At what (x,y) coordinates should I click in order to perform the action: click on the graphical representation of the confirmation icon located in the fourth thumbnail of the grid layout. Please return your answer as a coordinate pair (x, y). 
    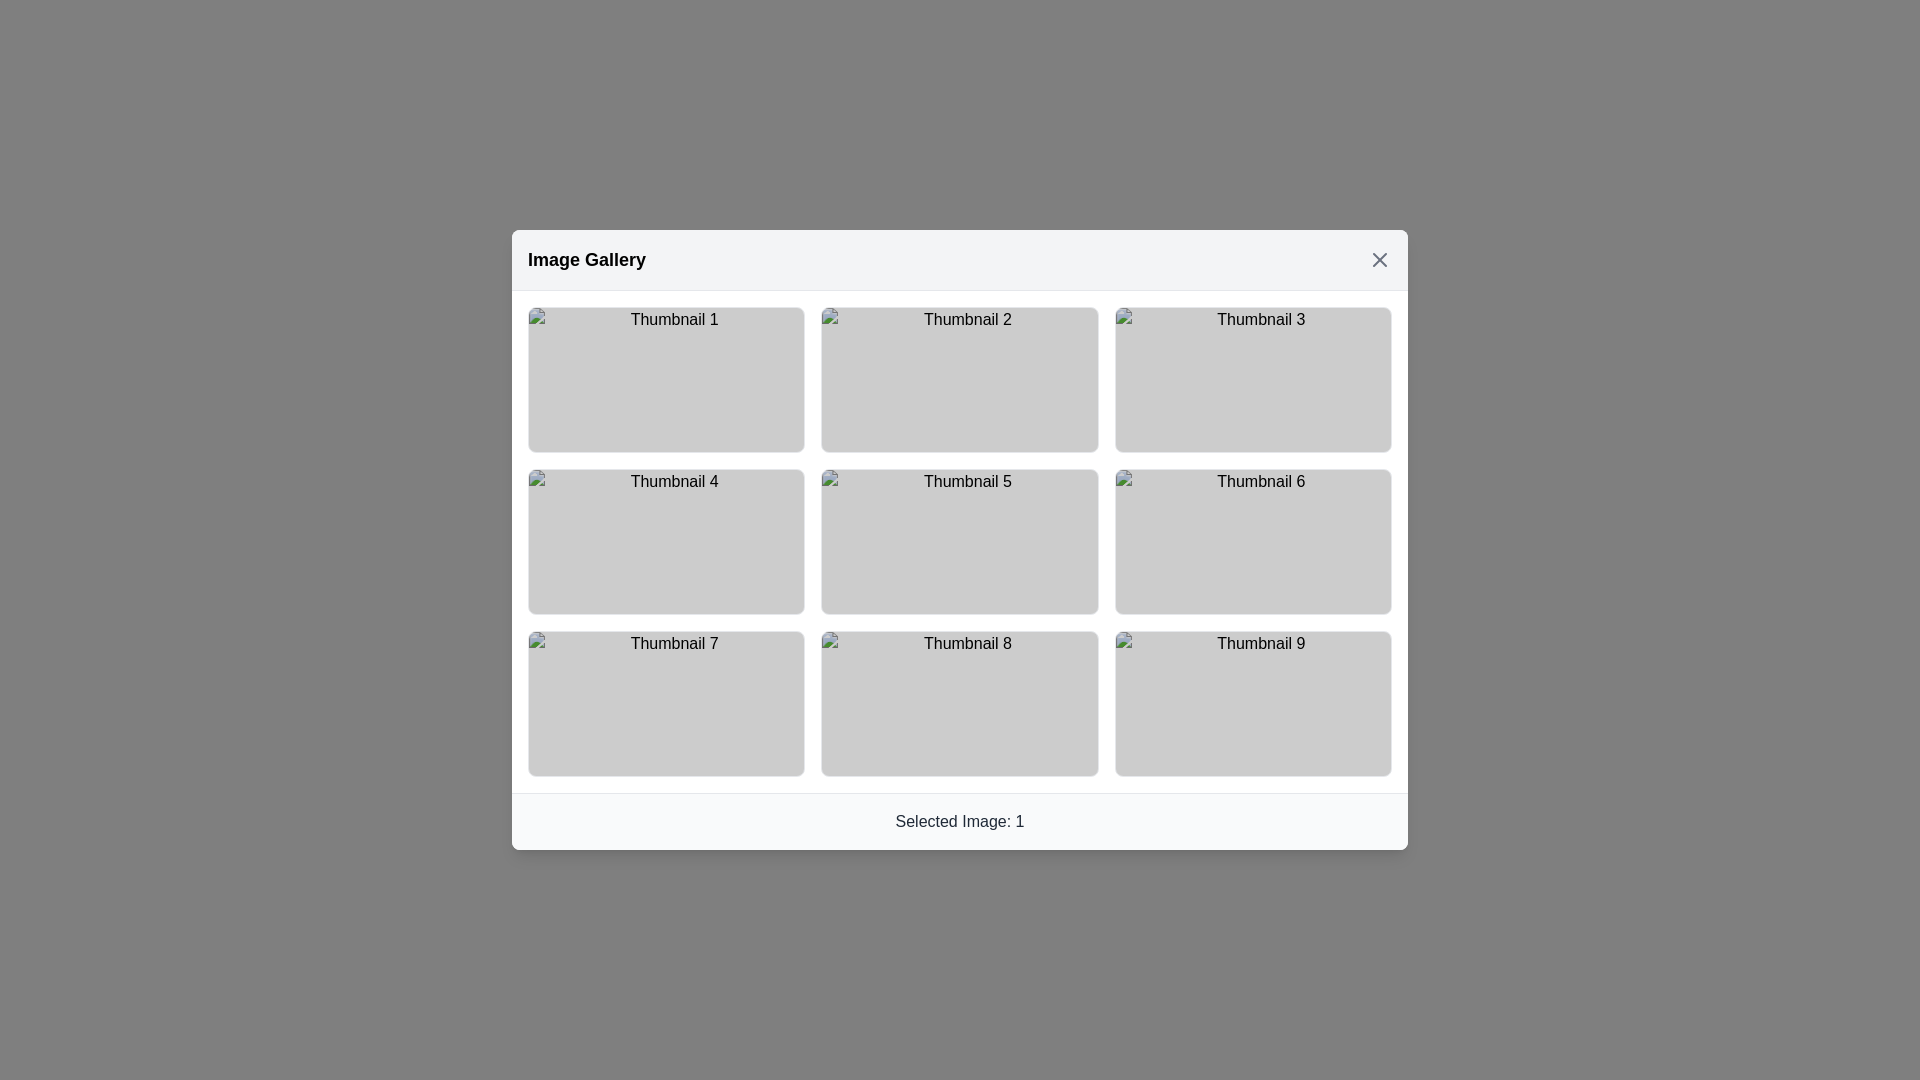
    Looking at the image, I should click on (666, 542).